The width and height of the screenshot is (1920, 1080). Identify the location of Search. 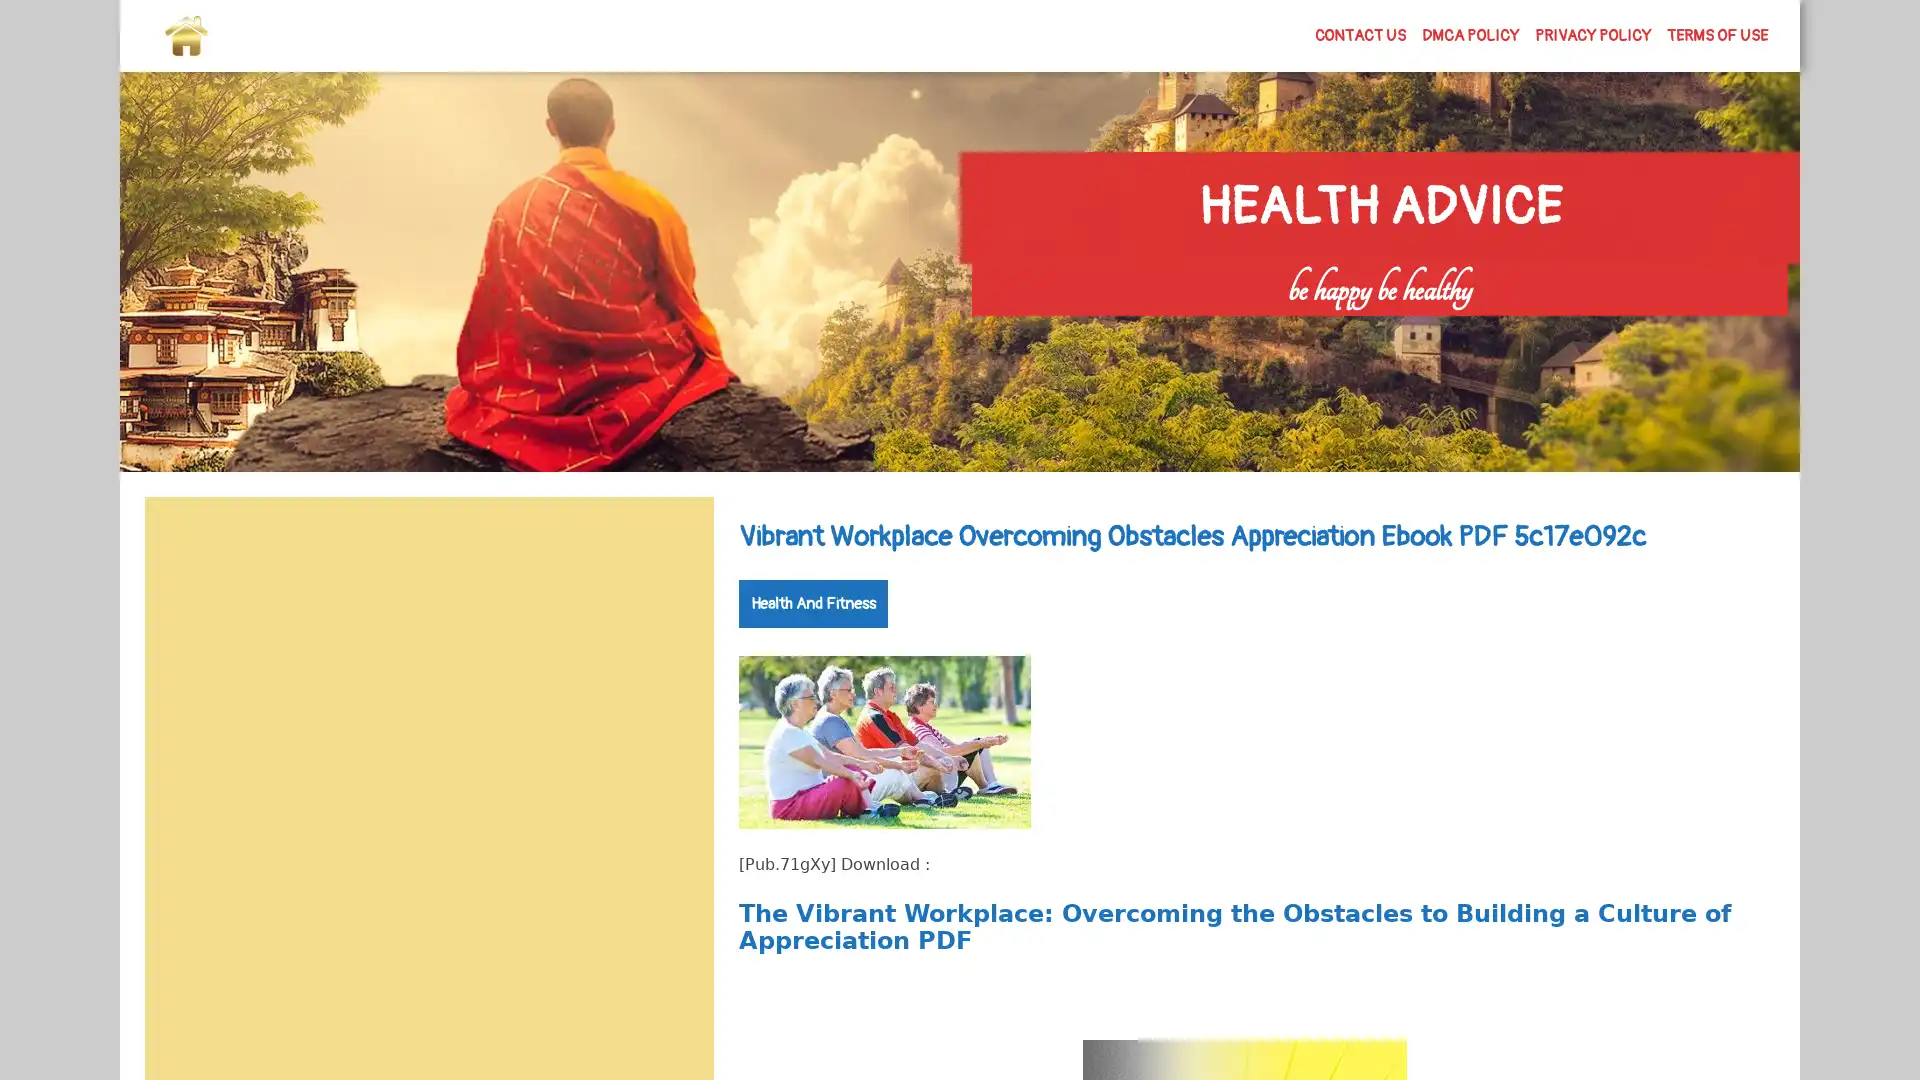
(1557, 327).